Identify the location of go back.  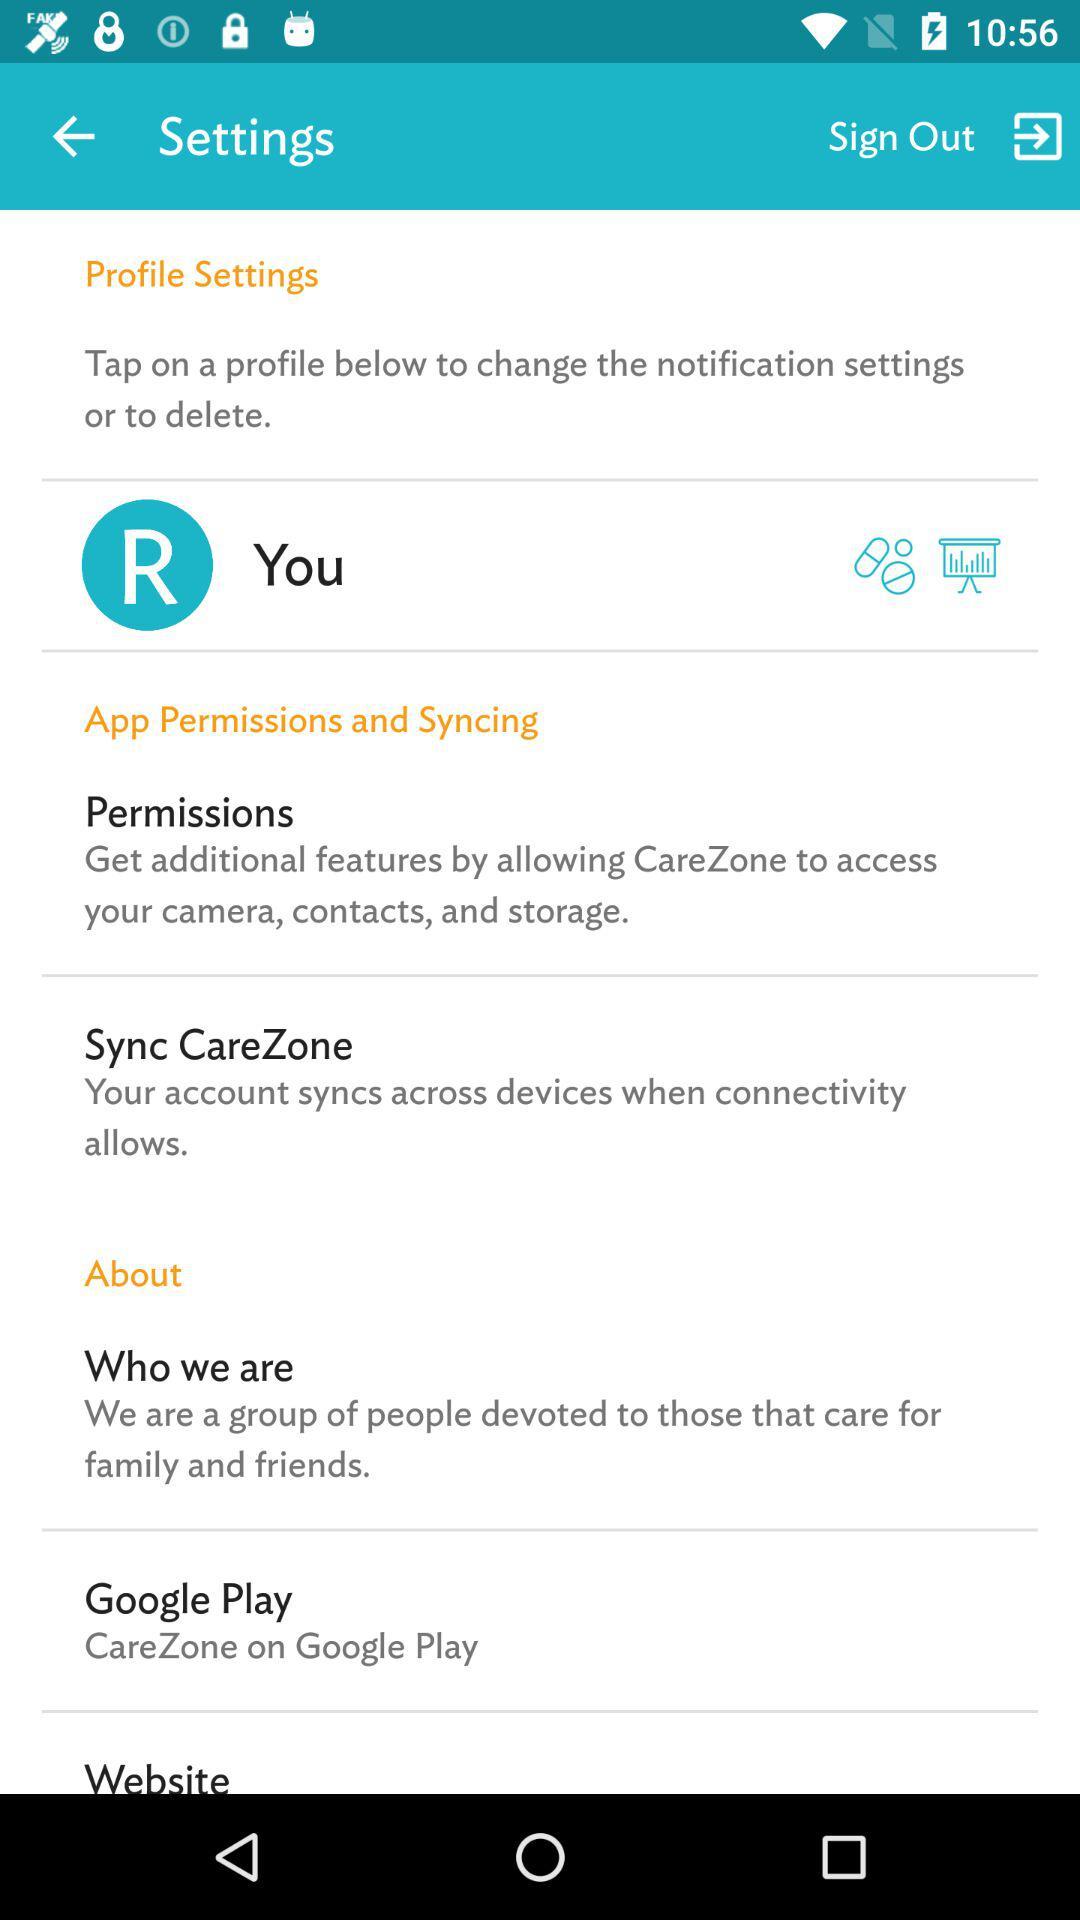
(72, 135).